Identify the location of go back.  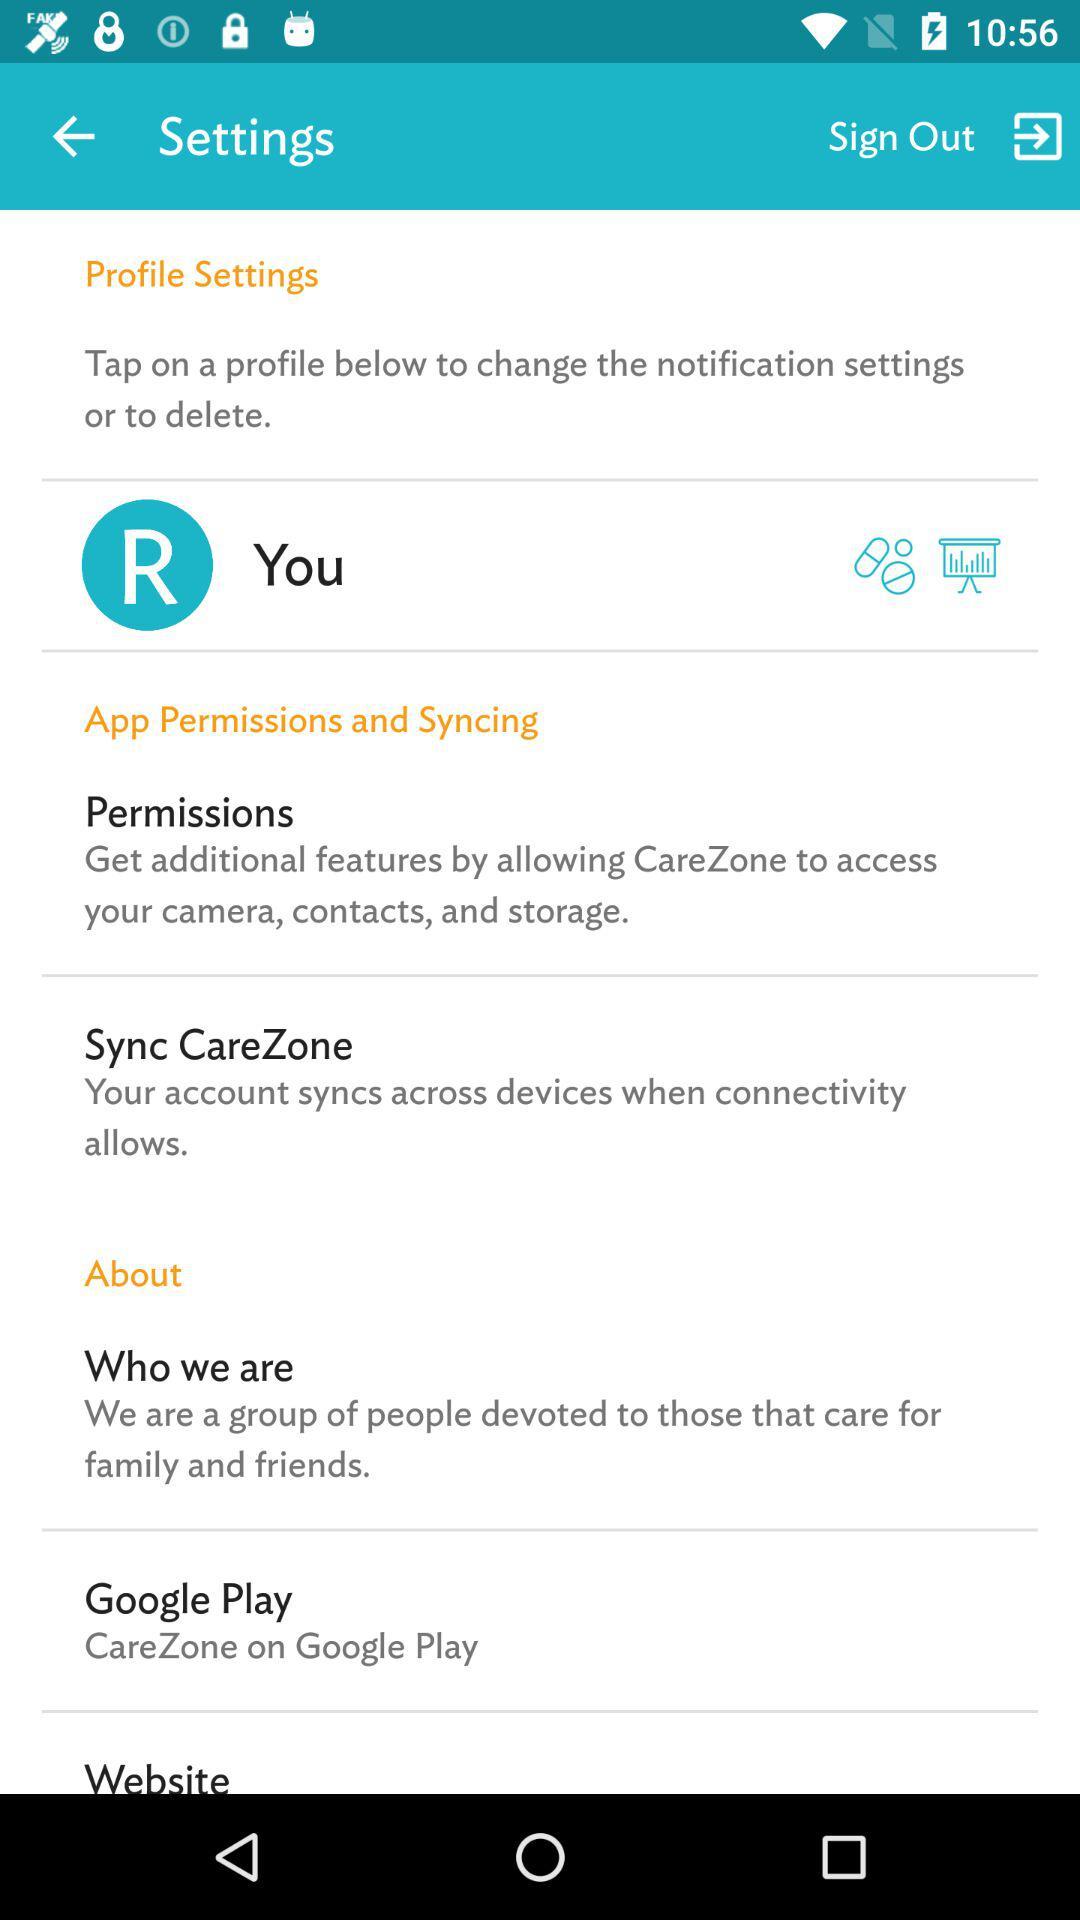
(72, 135).